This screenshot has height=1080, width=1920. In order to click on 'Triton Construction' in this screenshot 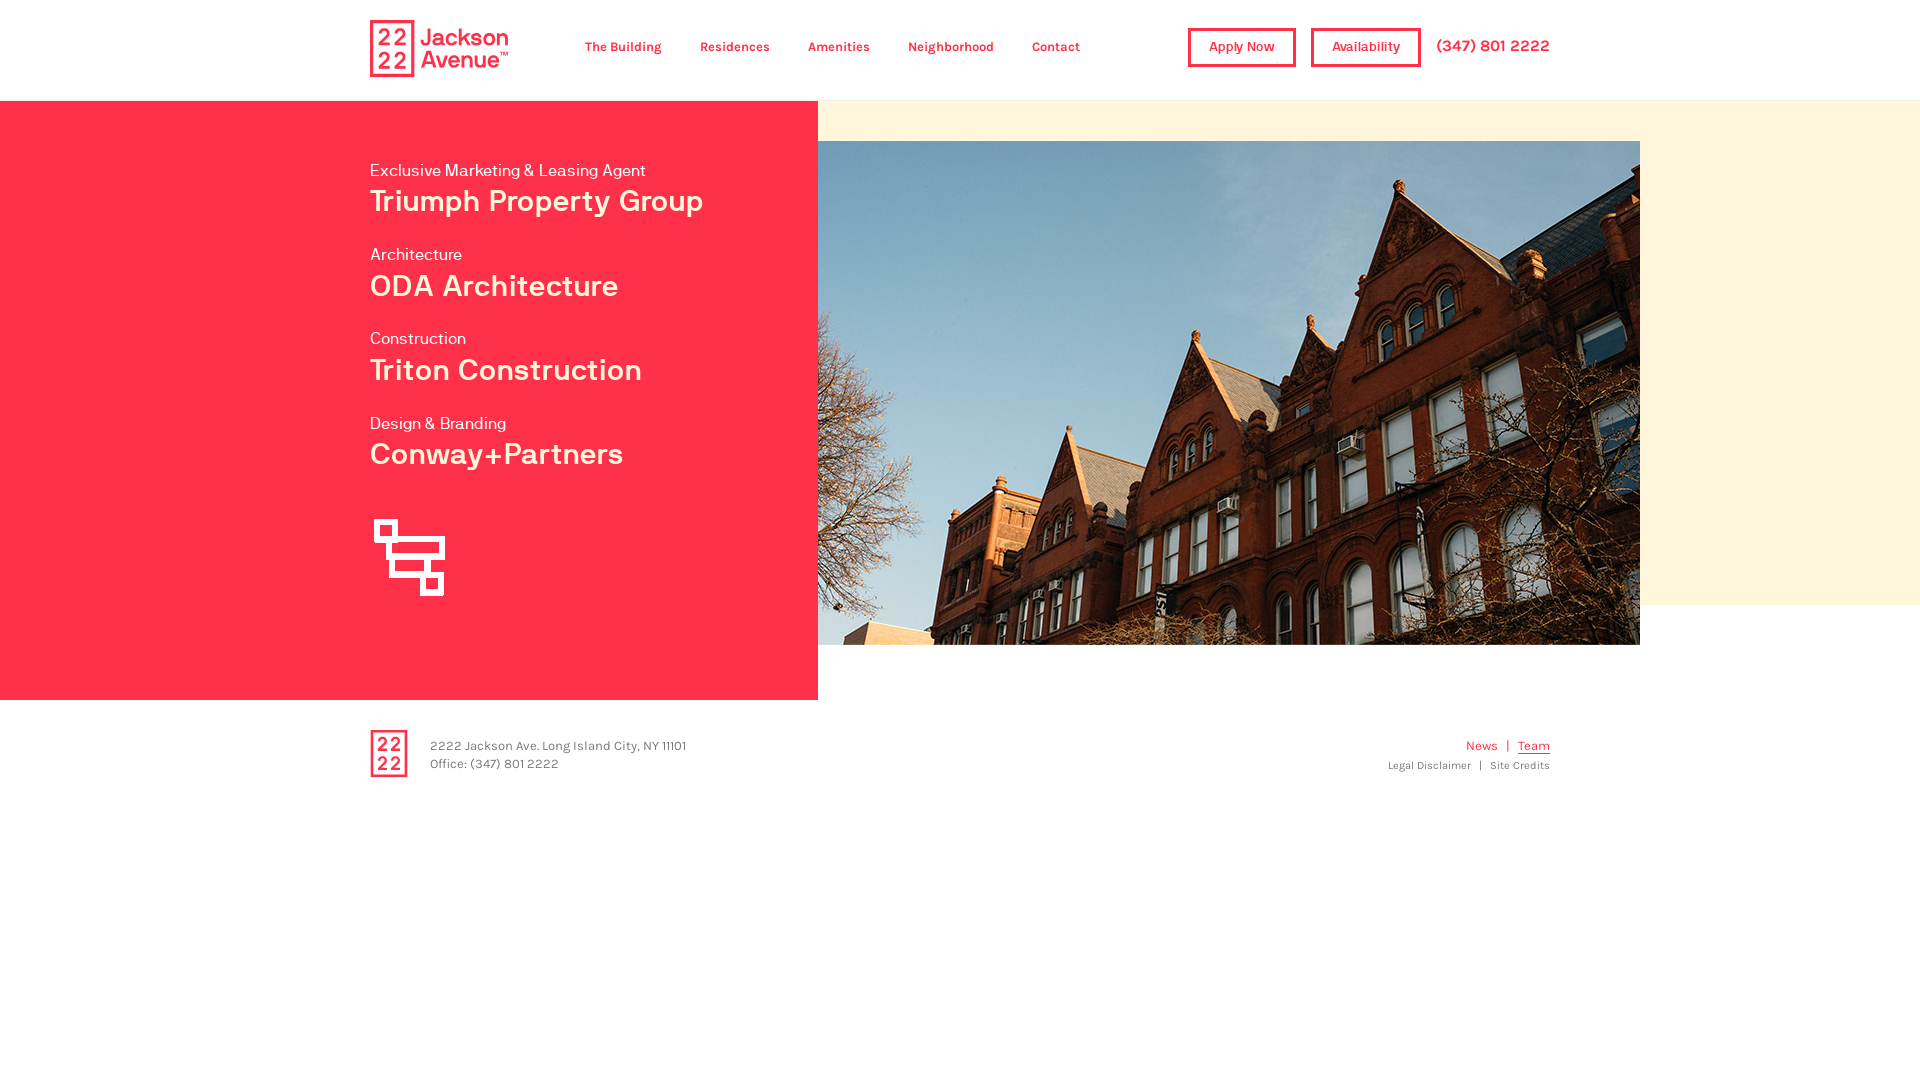, I will do `click(505, 370)`.